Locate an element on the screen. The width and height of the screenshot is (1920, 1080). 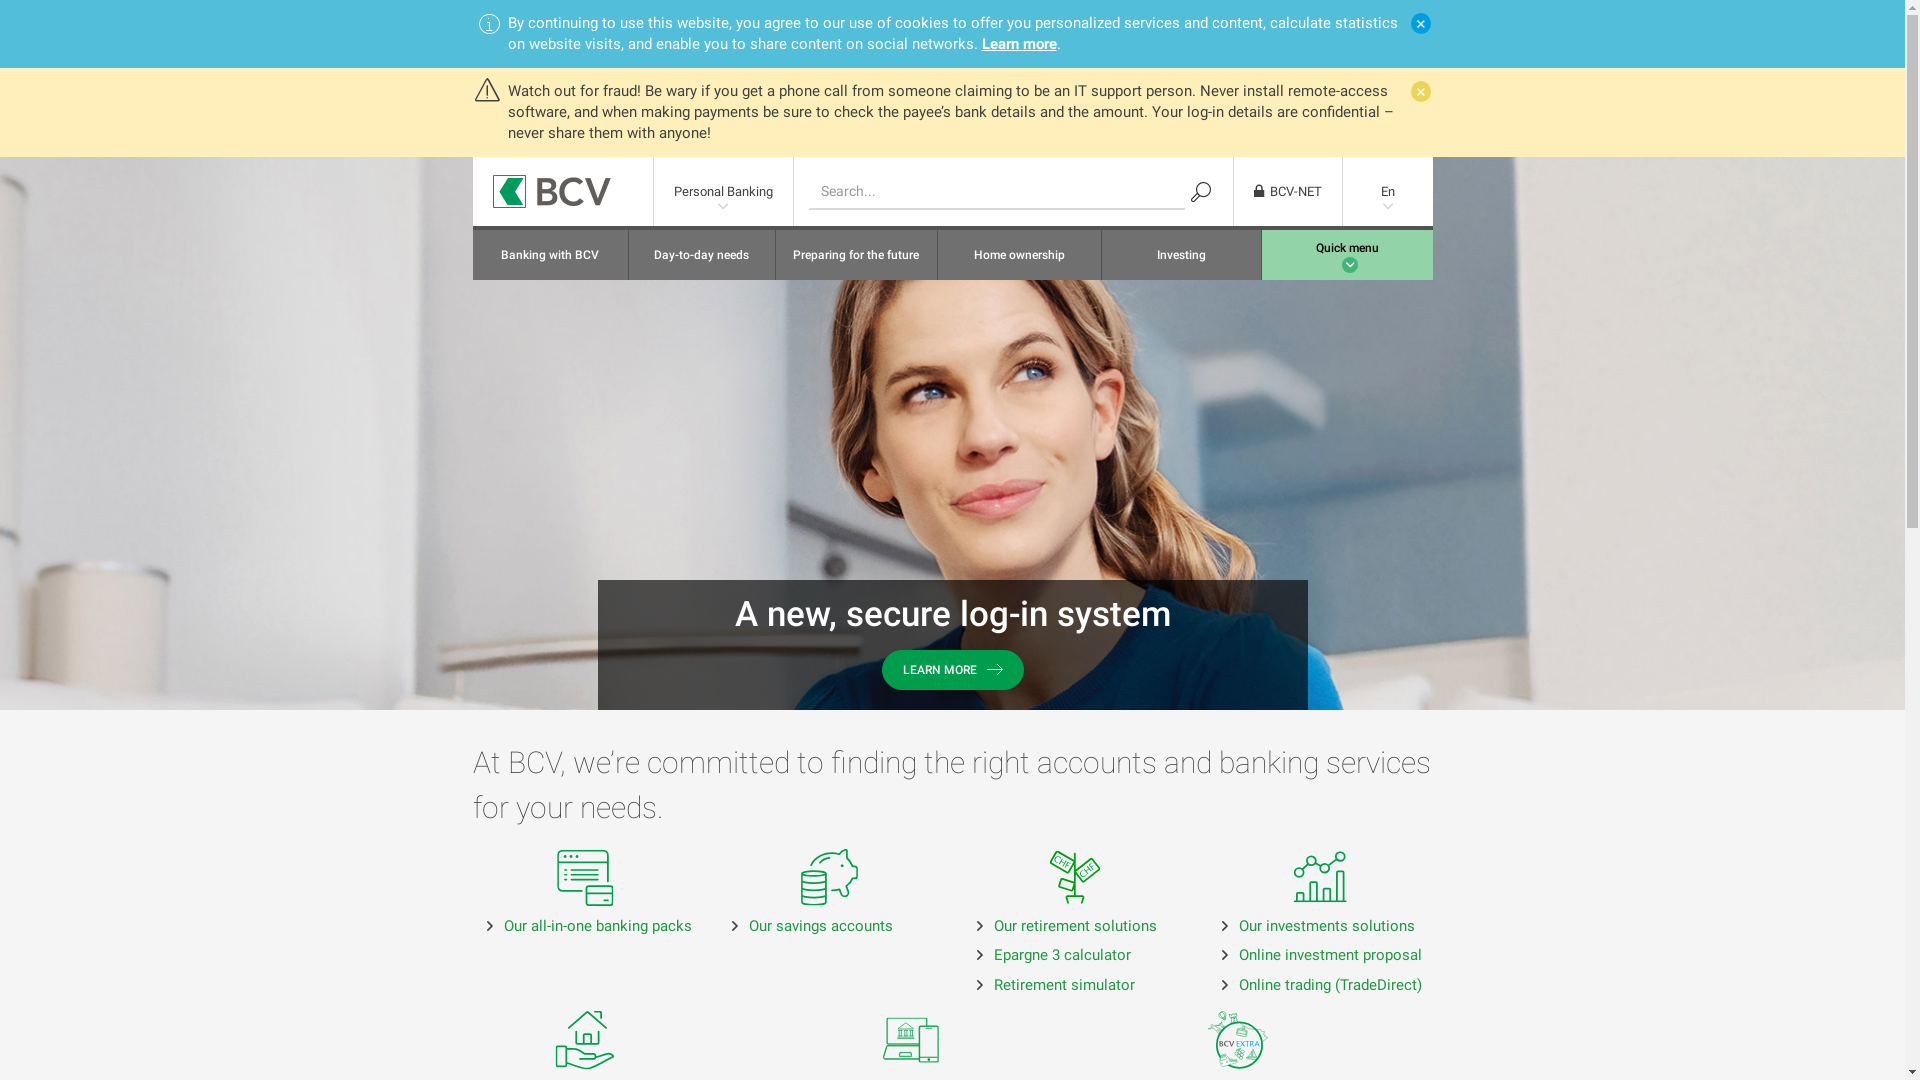
'En' is located at coordinates (1386, 191).